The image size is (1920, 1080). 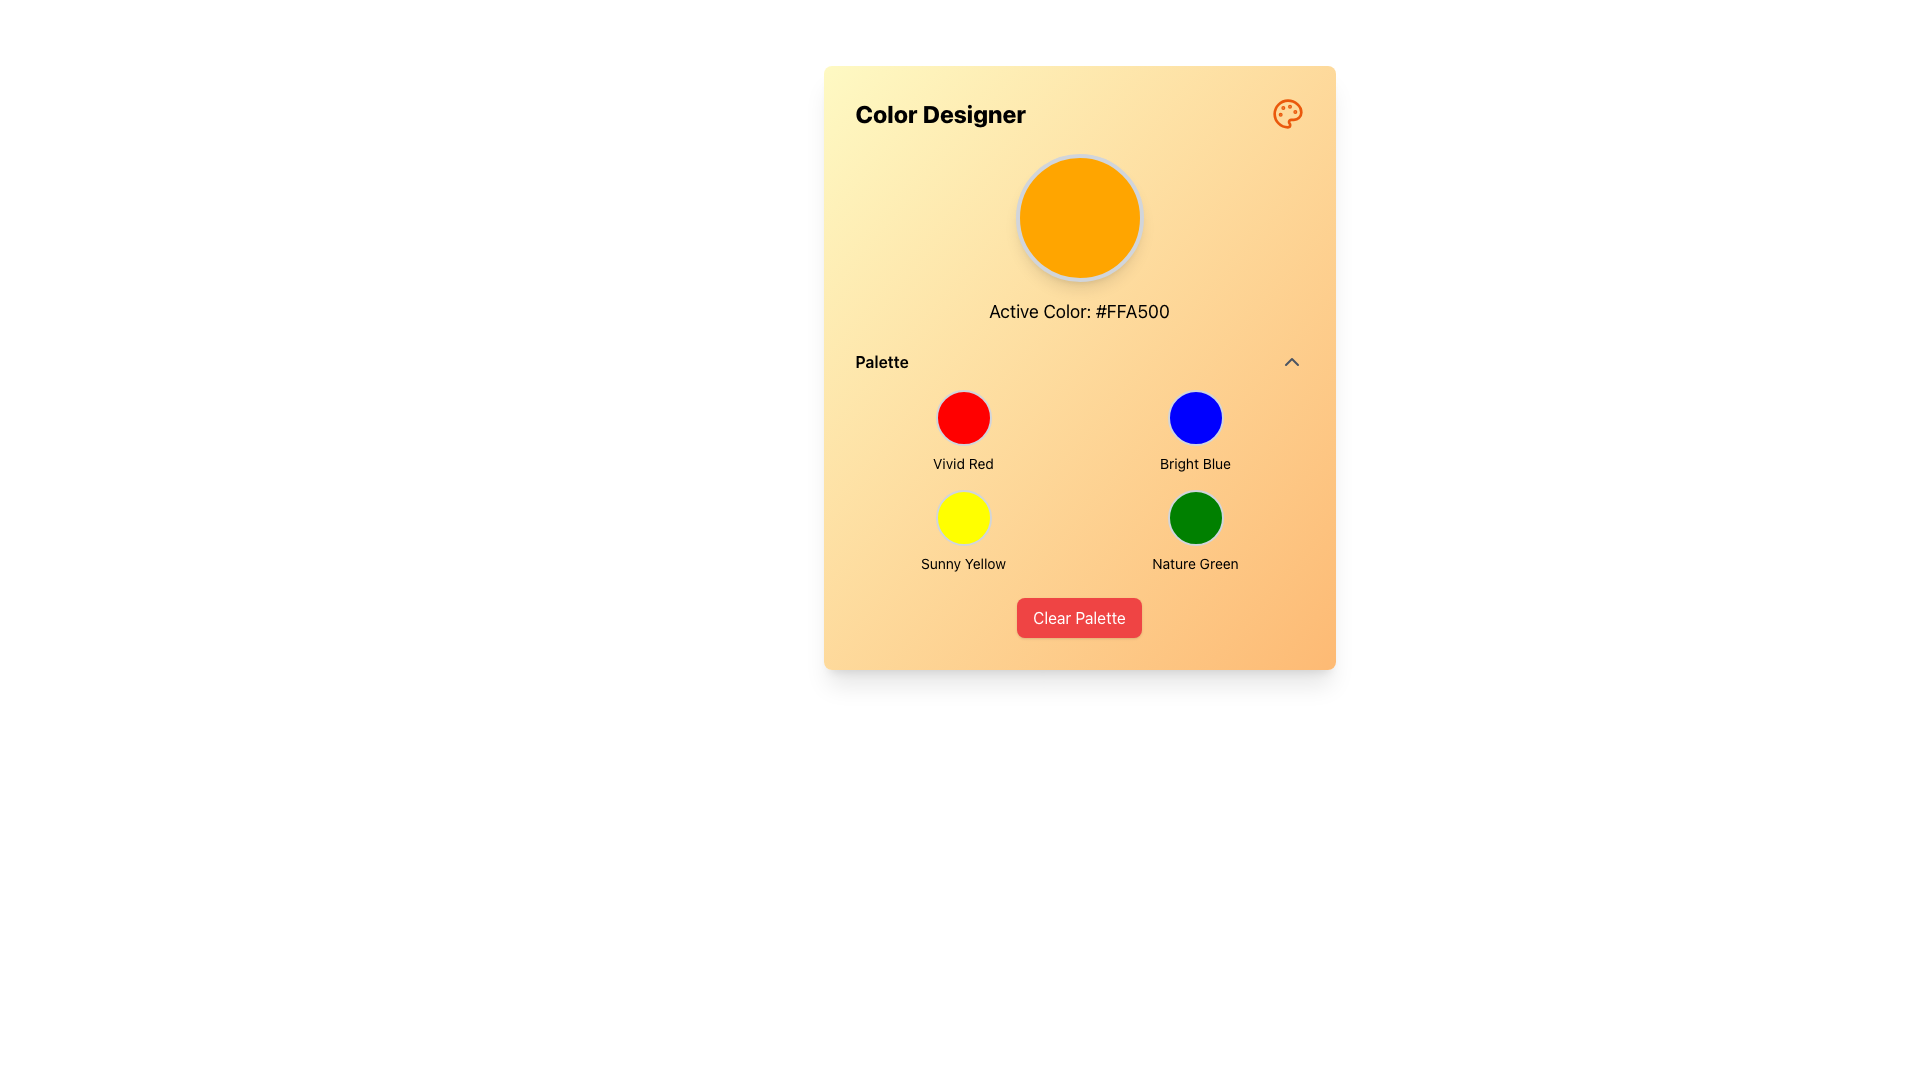 I want to click on the text label displaying 'Nature Green', located beneath the green circular element in the color palette section, so click(x=1195, y=563).